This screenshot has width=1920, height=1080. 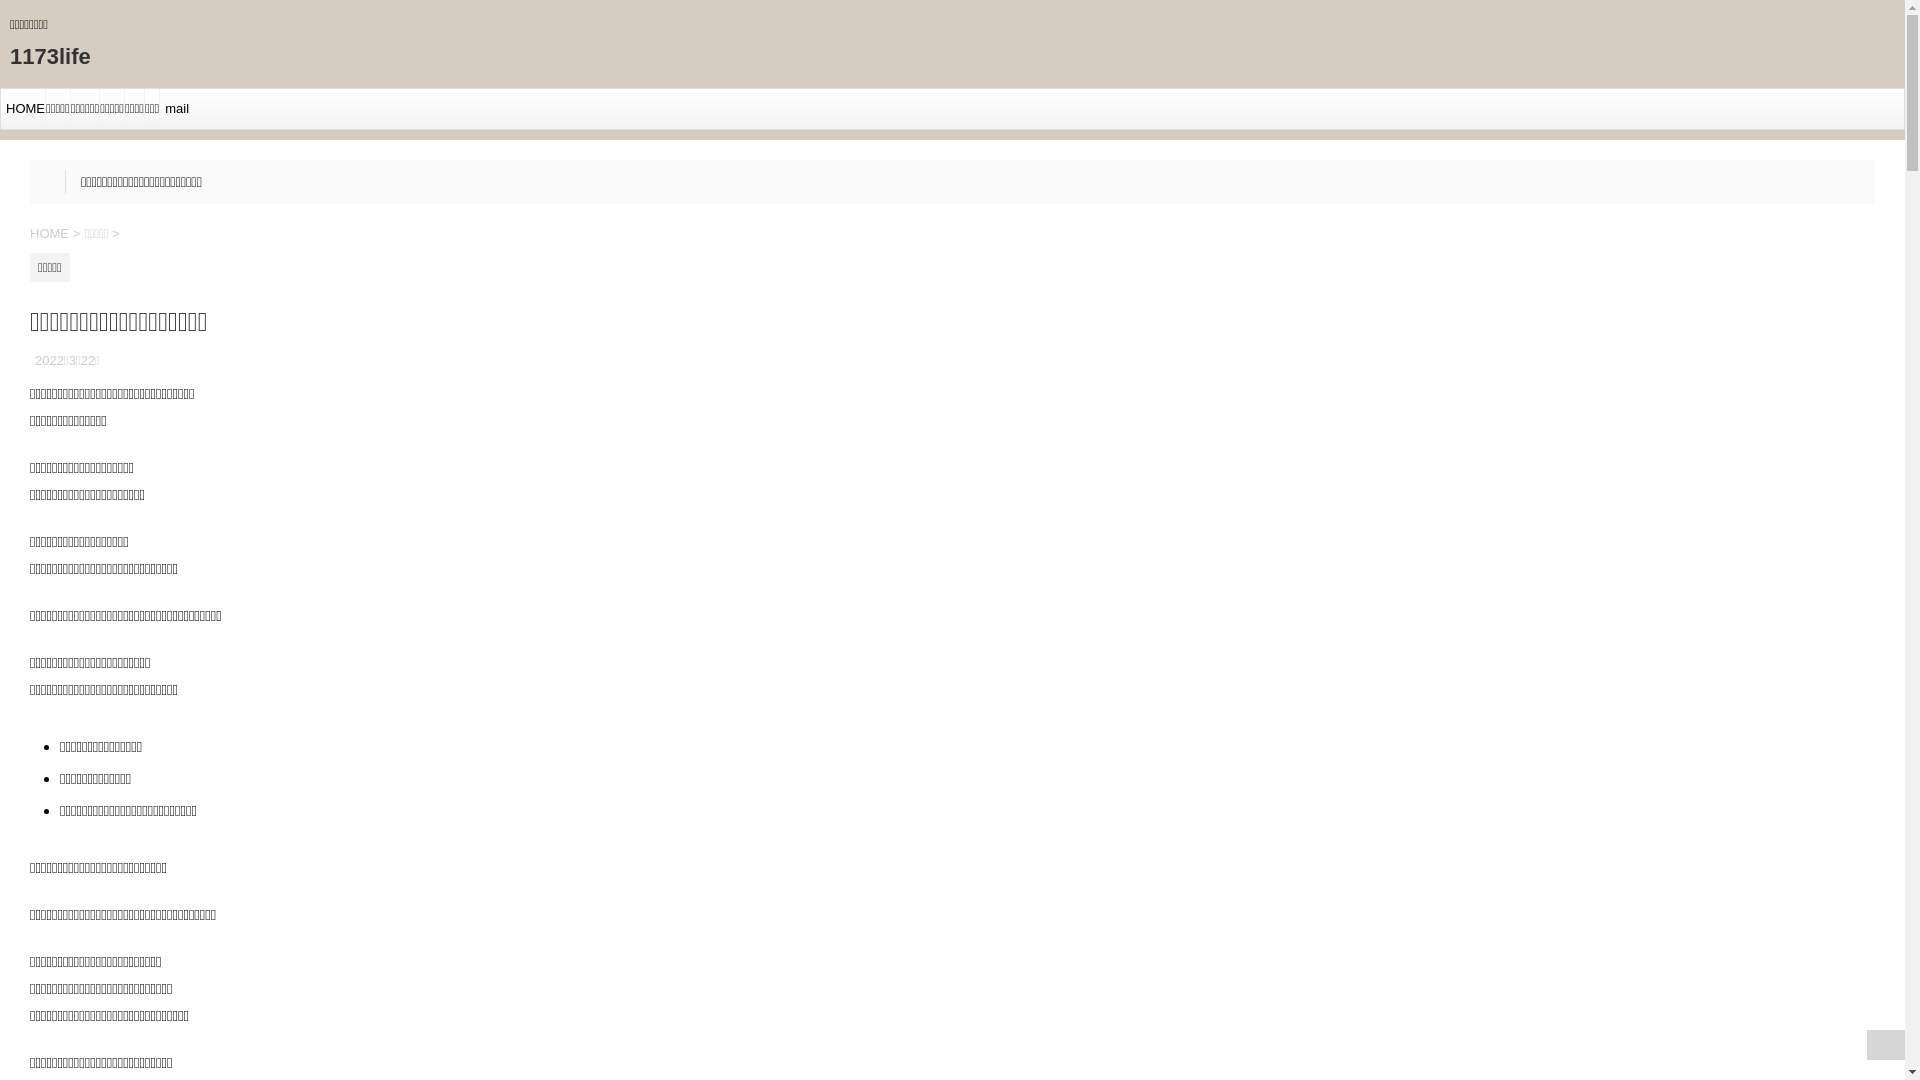 What do you see at coordinates (174, 108) in the screenshot?
I see `'mail'` at bounding box center [174, 108].